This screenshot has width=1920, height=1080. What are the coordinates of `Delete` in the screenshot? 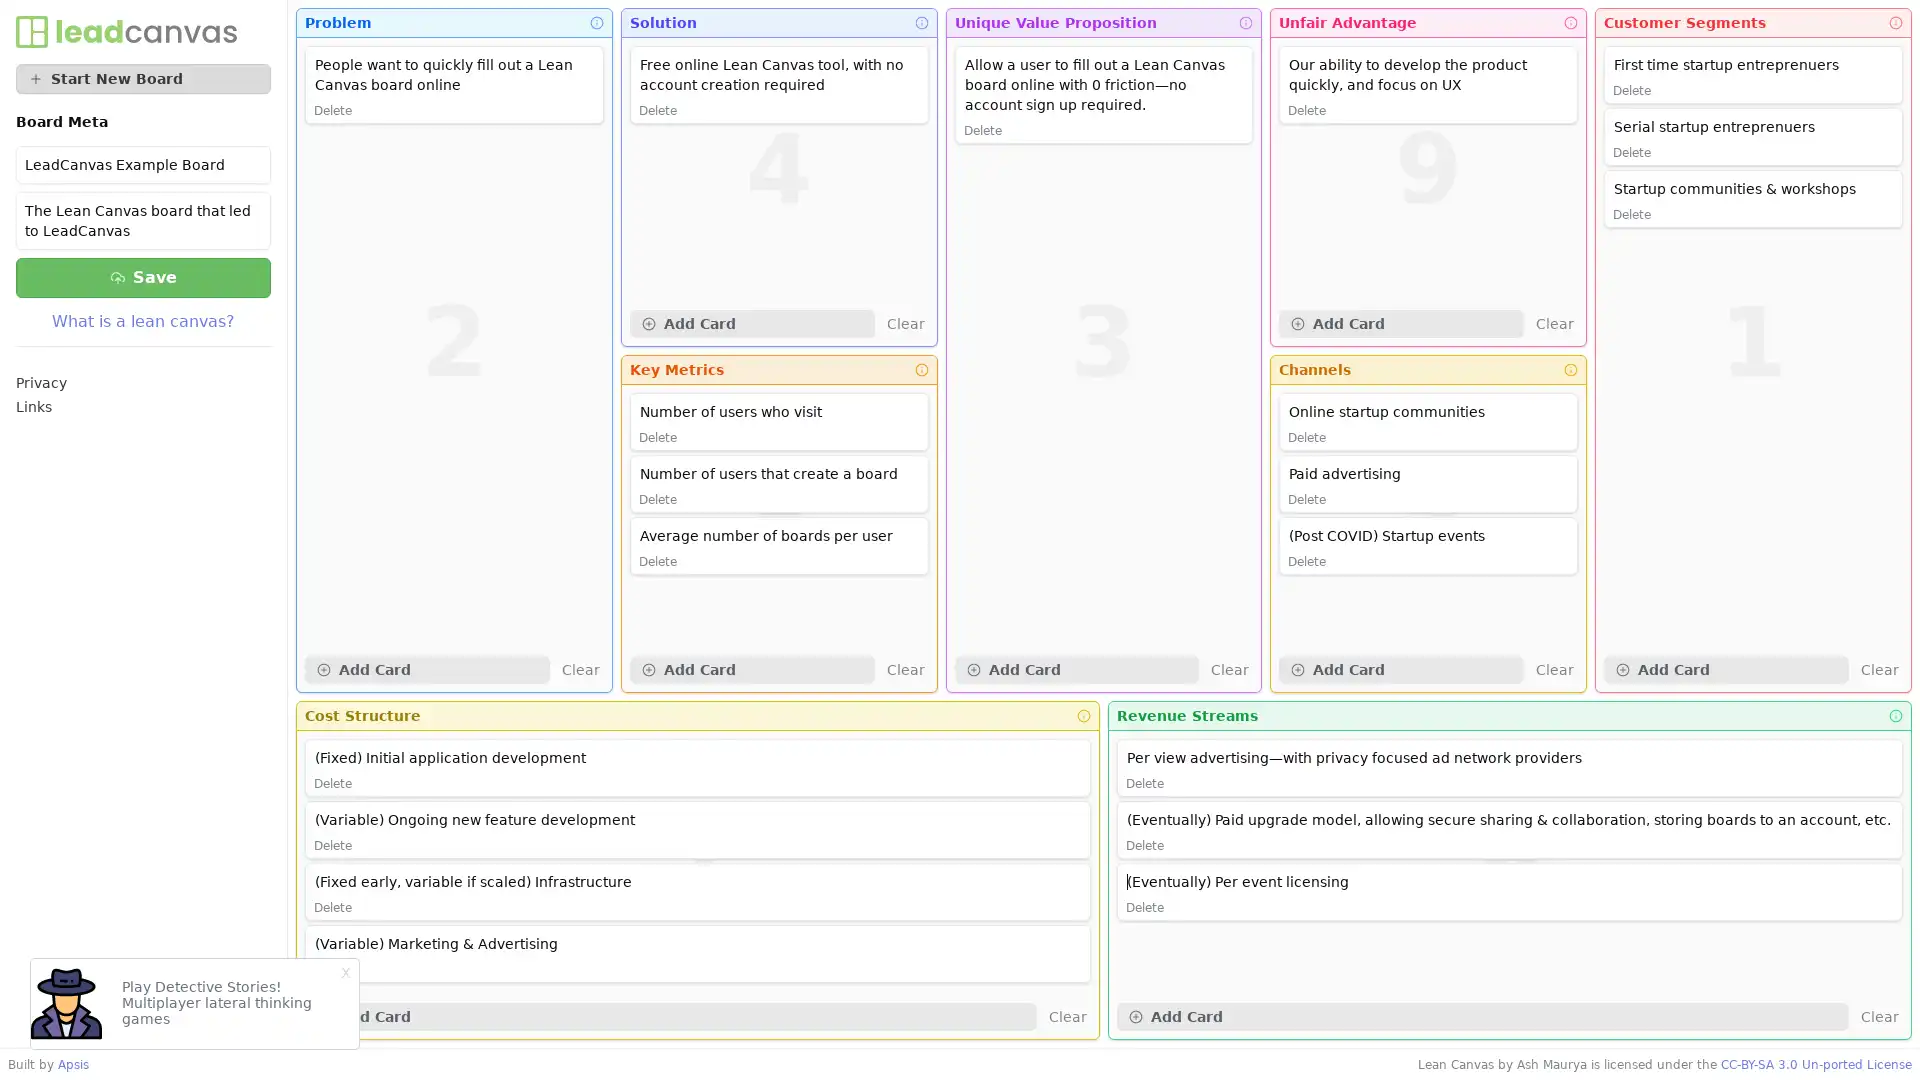 It's located at (657, 435).